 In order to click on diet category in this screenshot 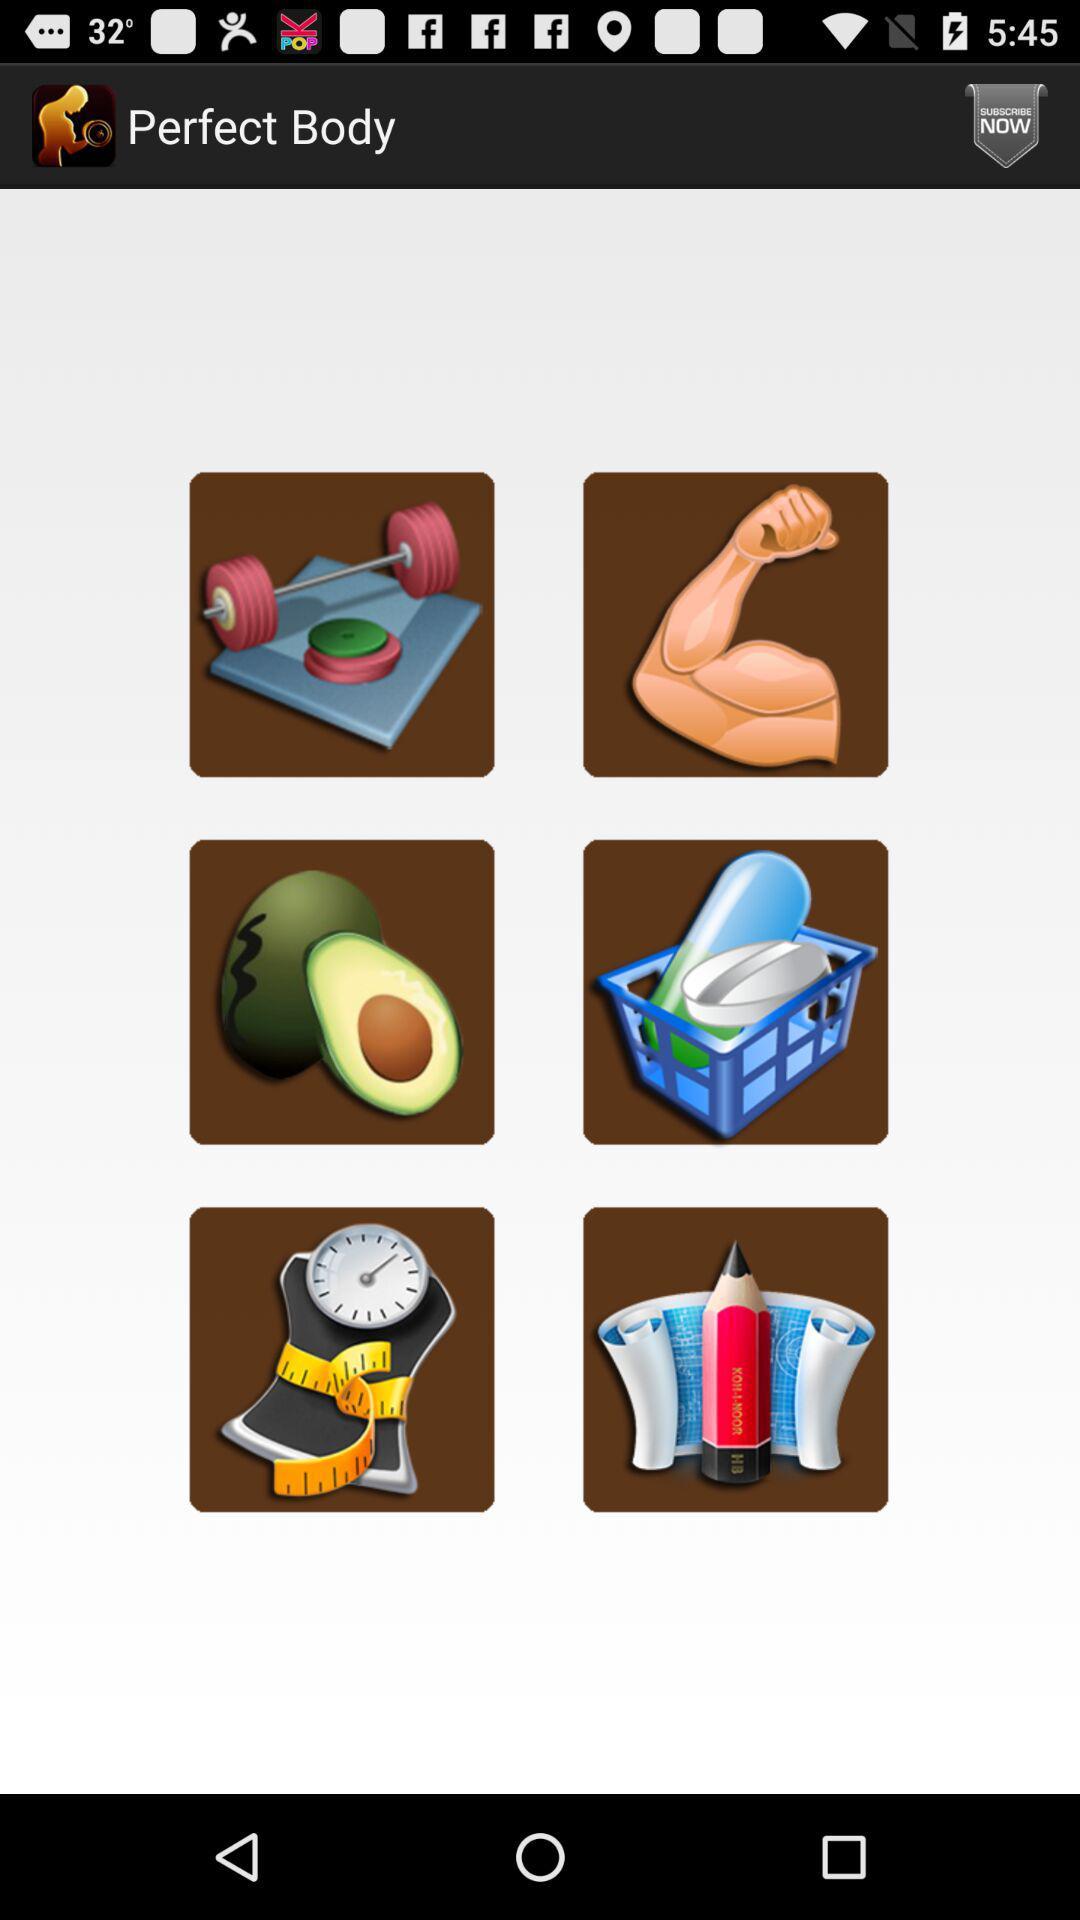, I will do `click(341, 991)`.